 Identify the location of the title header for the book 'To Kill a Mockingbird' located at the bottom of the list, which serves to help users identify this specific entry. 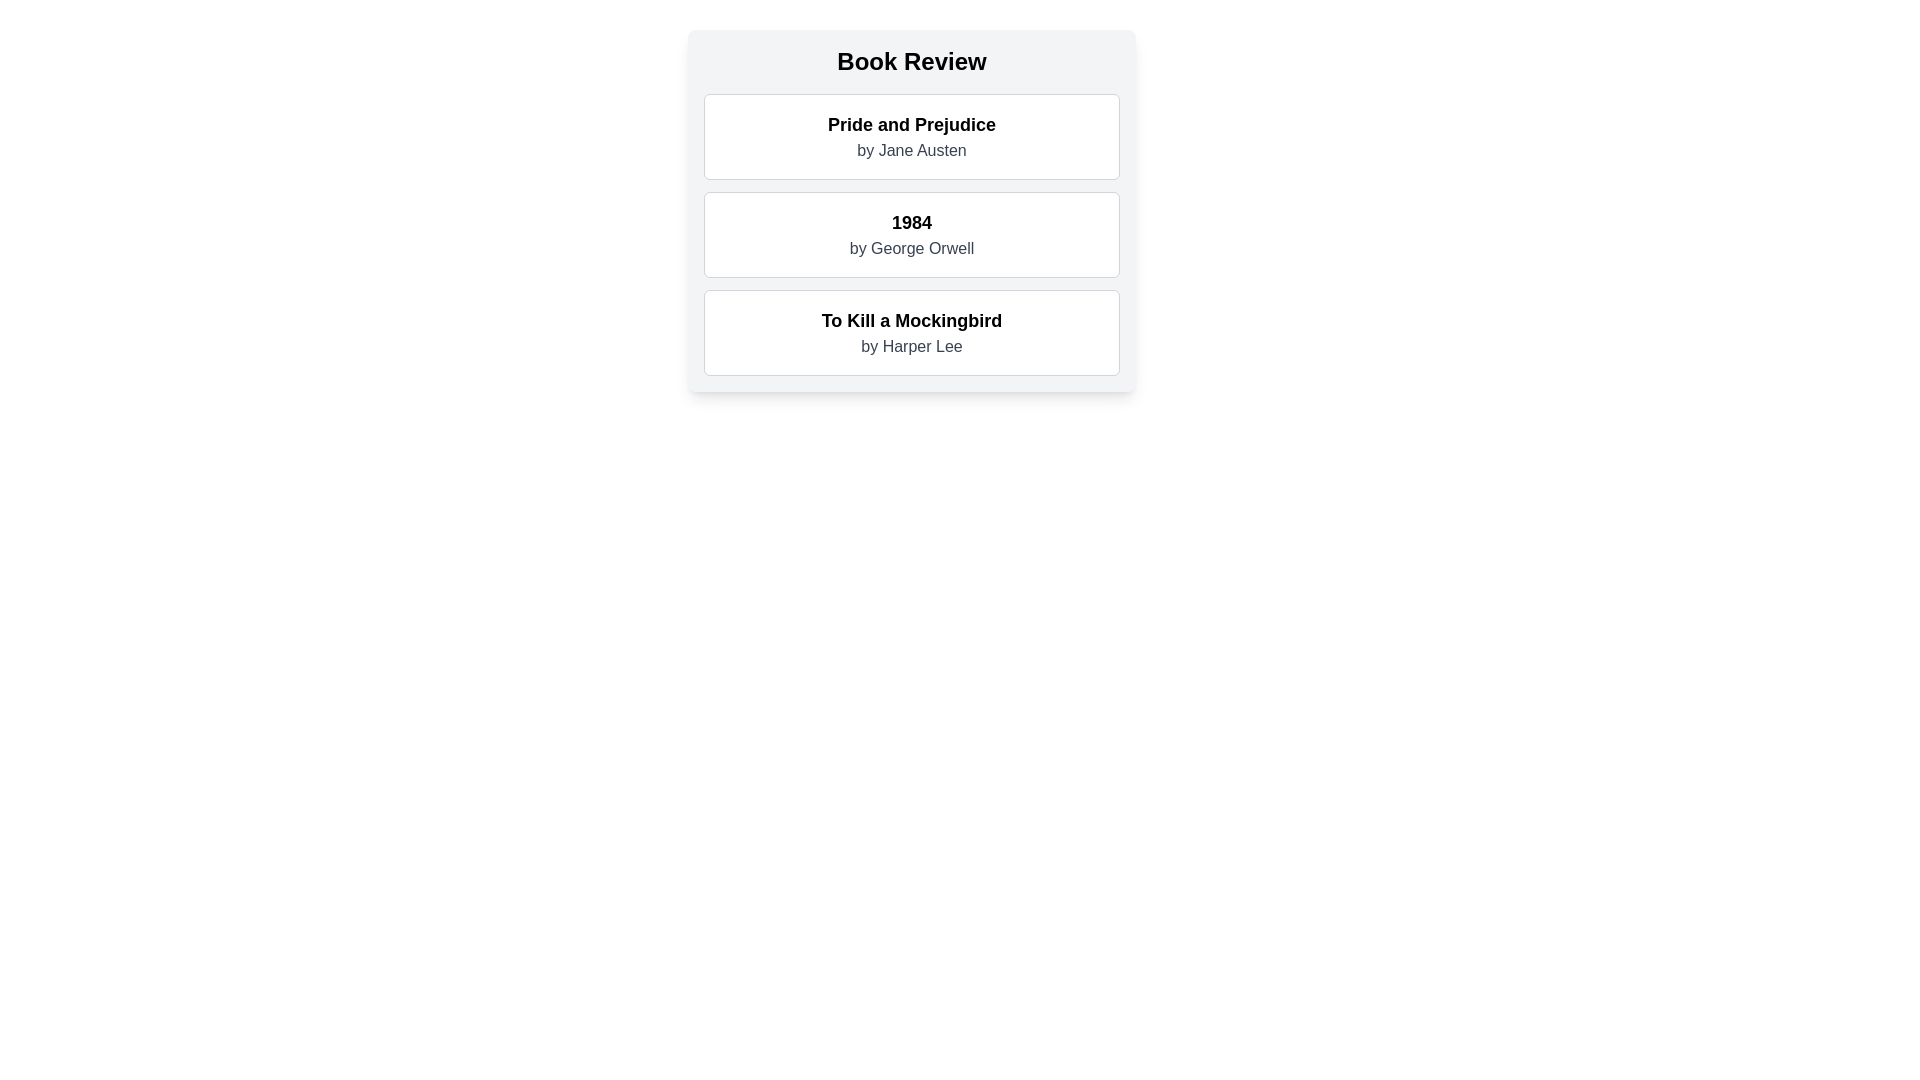
(911, 319).